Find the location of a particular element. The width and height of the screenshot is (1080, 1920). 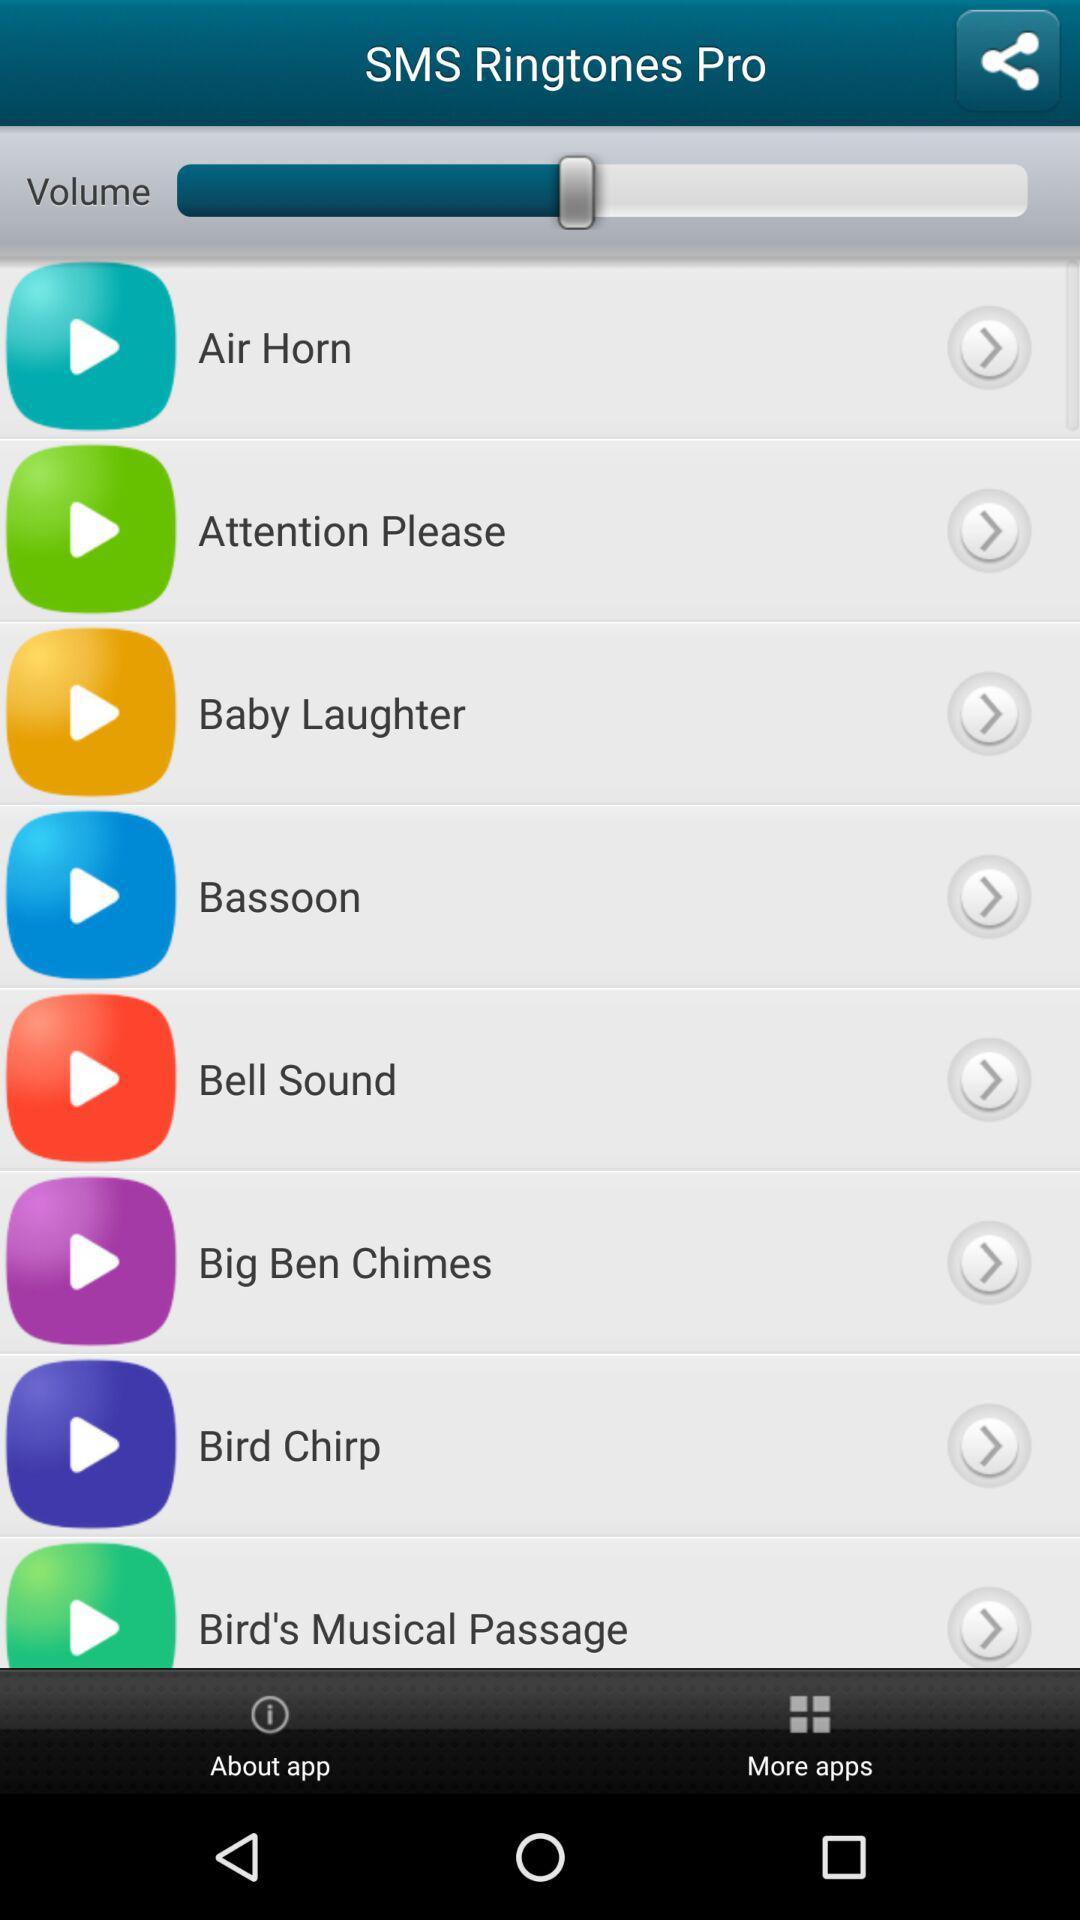

open item is located at coordinates (987, 712).